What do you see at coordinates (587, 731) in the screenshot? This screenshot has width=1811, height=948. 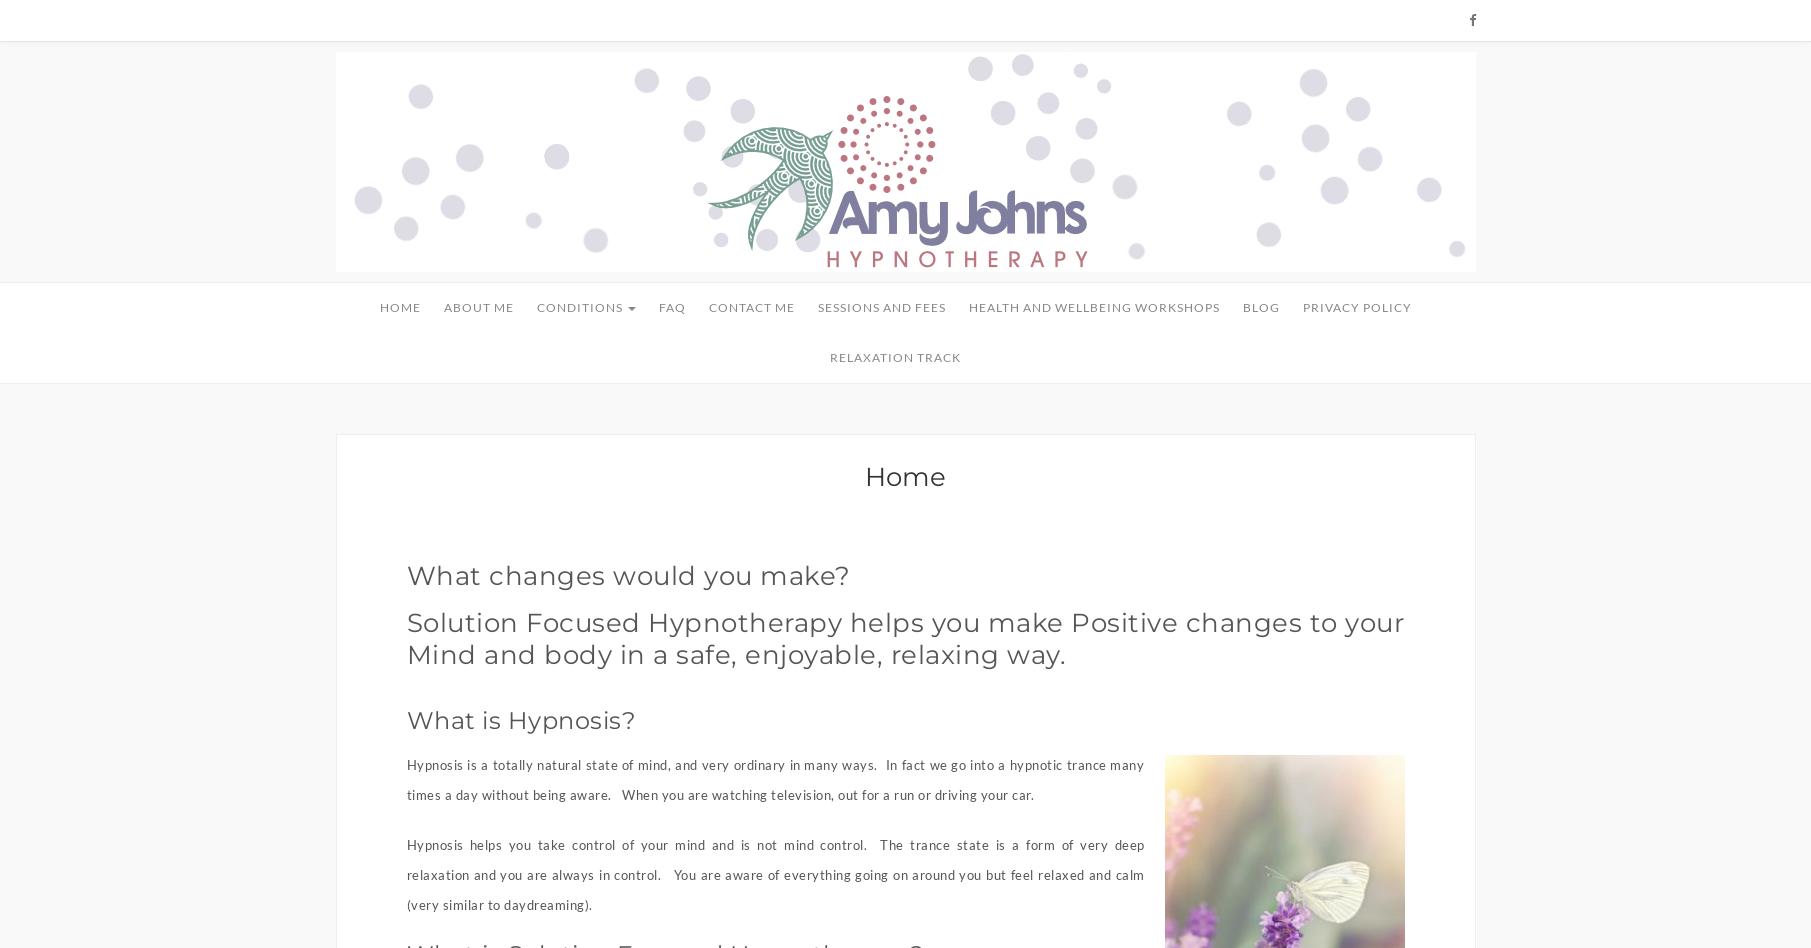 I see `'Motivation'` at bounding box center [587, 731].